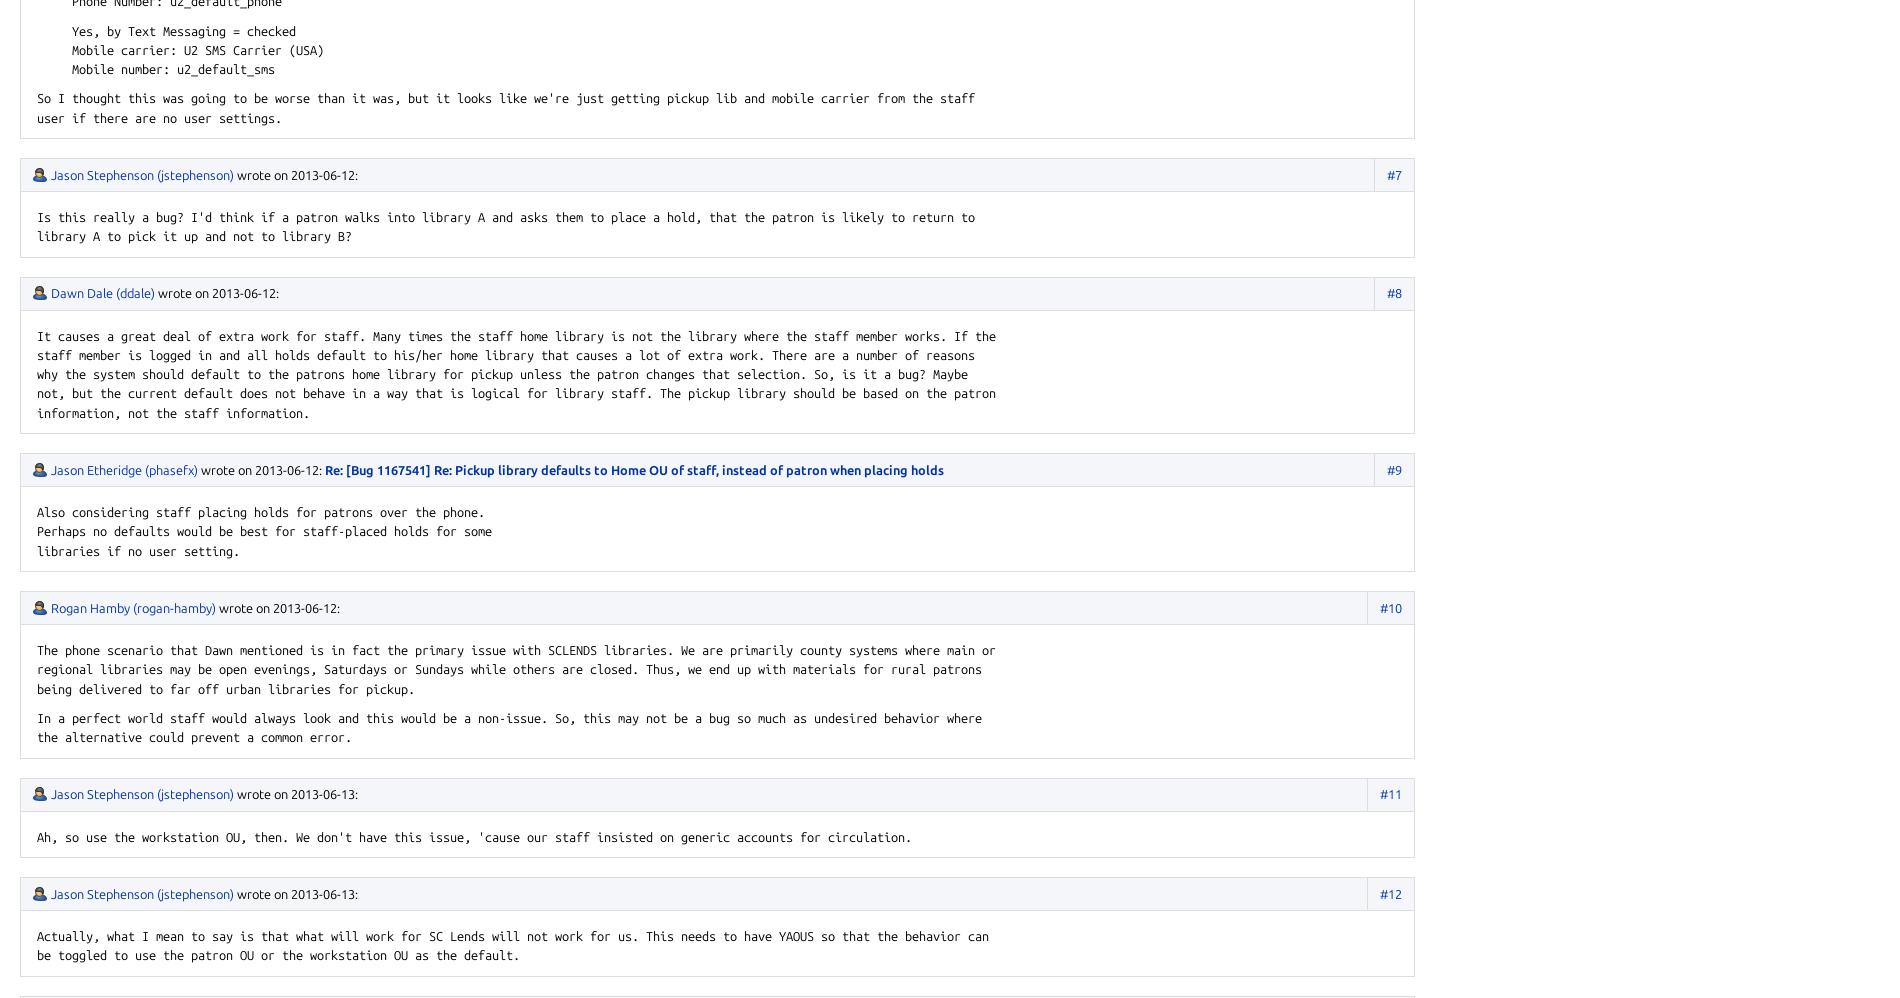  What do you see at coordinates (37, 836) in the screenshot?
I see `'Ah, so use the workstation OU, then. We don't have this issue, 'cause our staff insisted on generic accounts for circulation.'` at bounding box center [37, 836].